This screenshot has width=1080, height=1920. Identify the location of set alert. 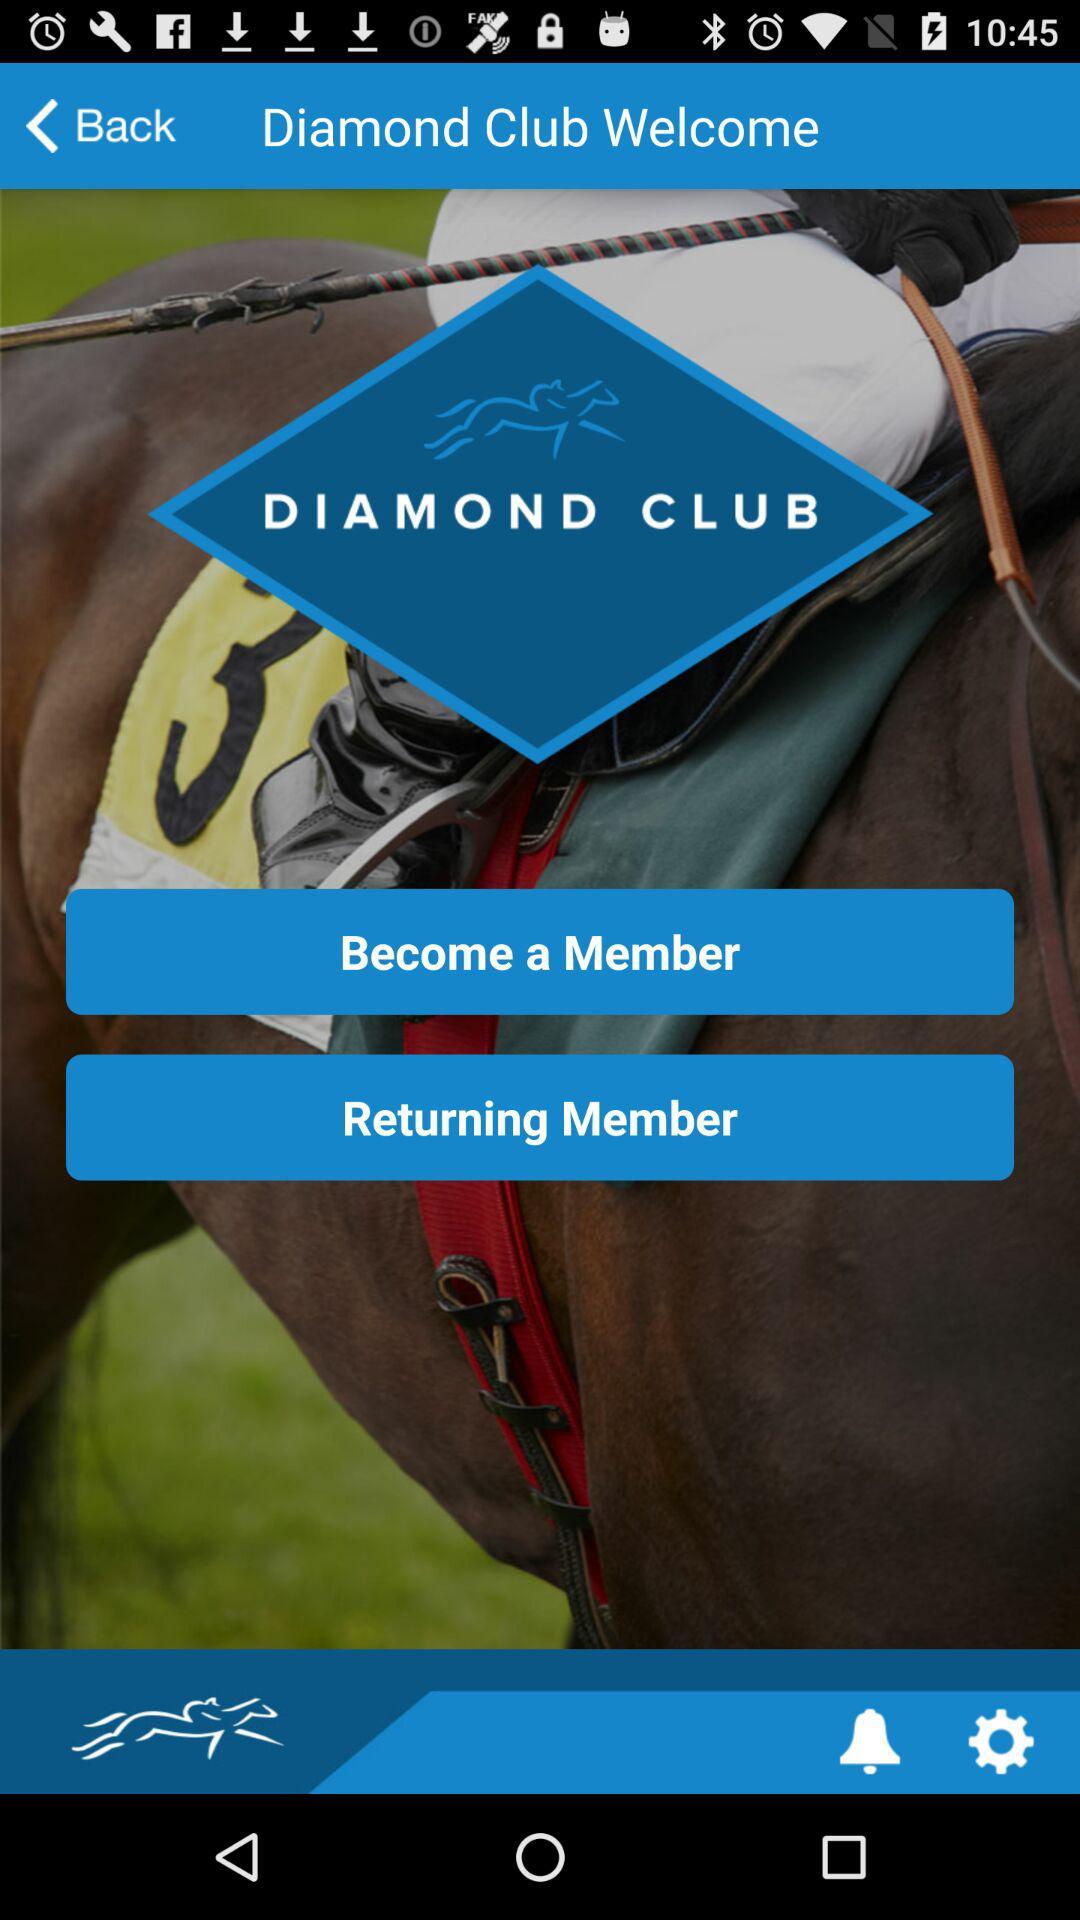
(869, 1740).